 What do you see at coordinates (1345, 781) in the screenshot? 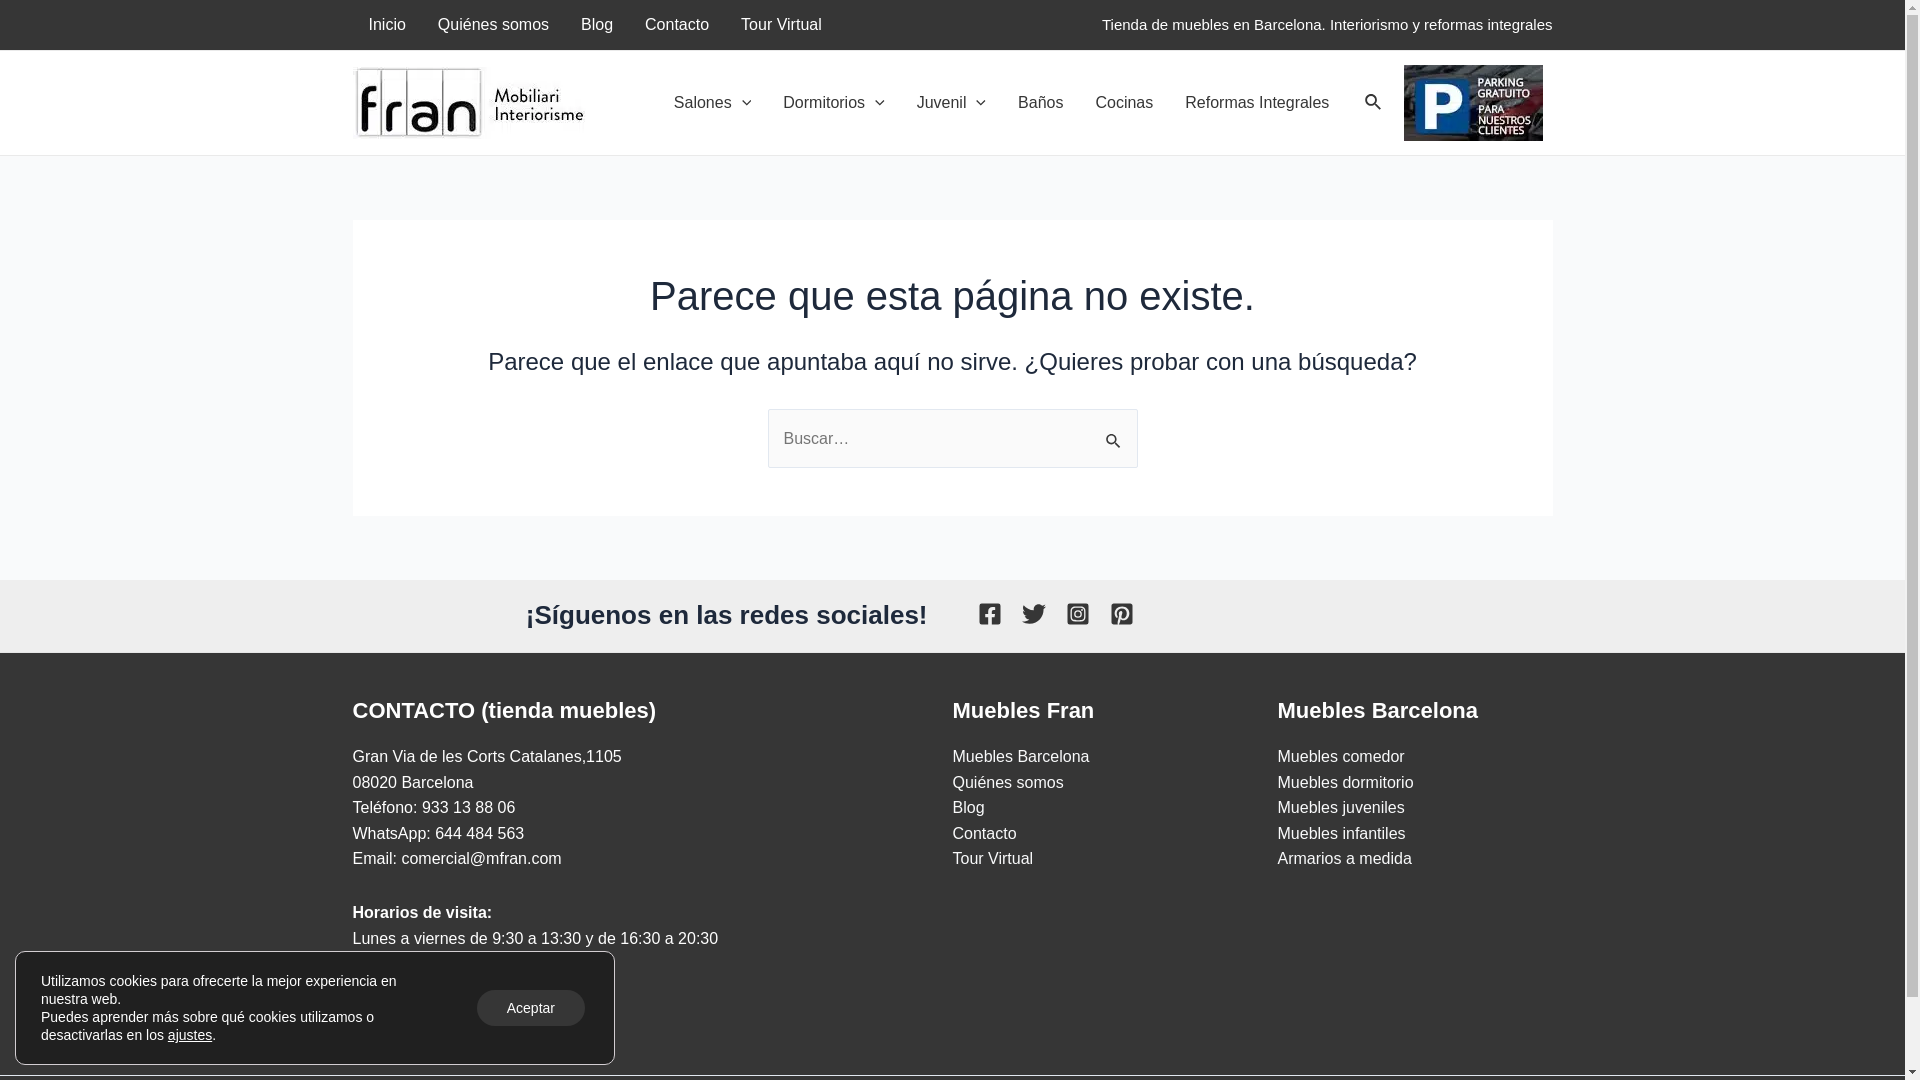
I see `'Muebles dormitorio'` at bounding box center [1345, 781].